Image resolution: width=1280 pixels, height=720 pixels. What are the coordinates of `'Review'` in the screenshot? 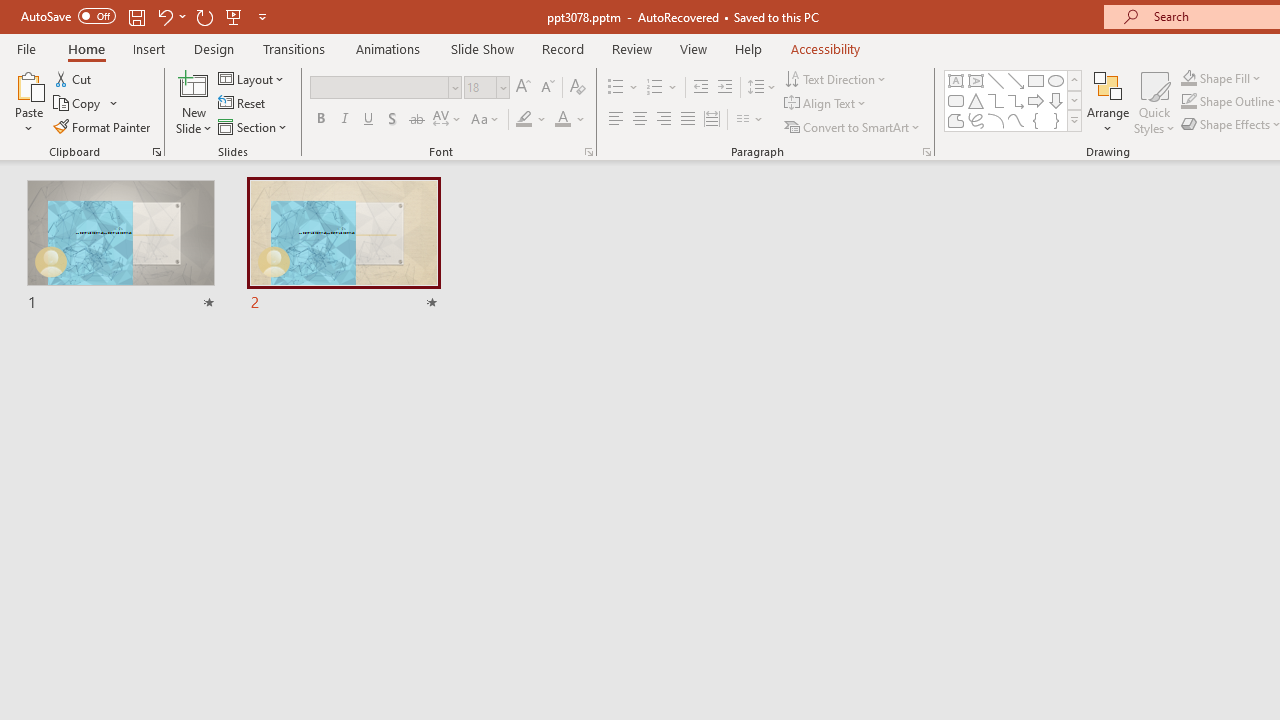 It's located at (630, 48).